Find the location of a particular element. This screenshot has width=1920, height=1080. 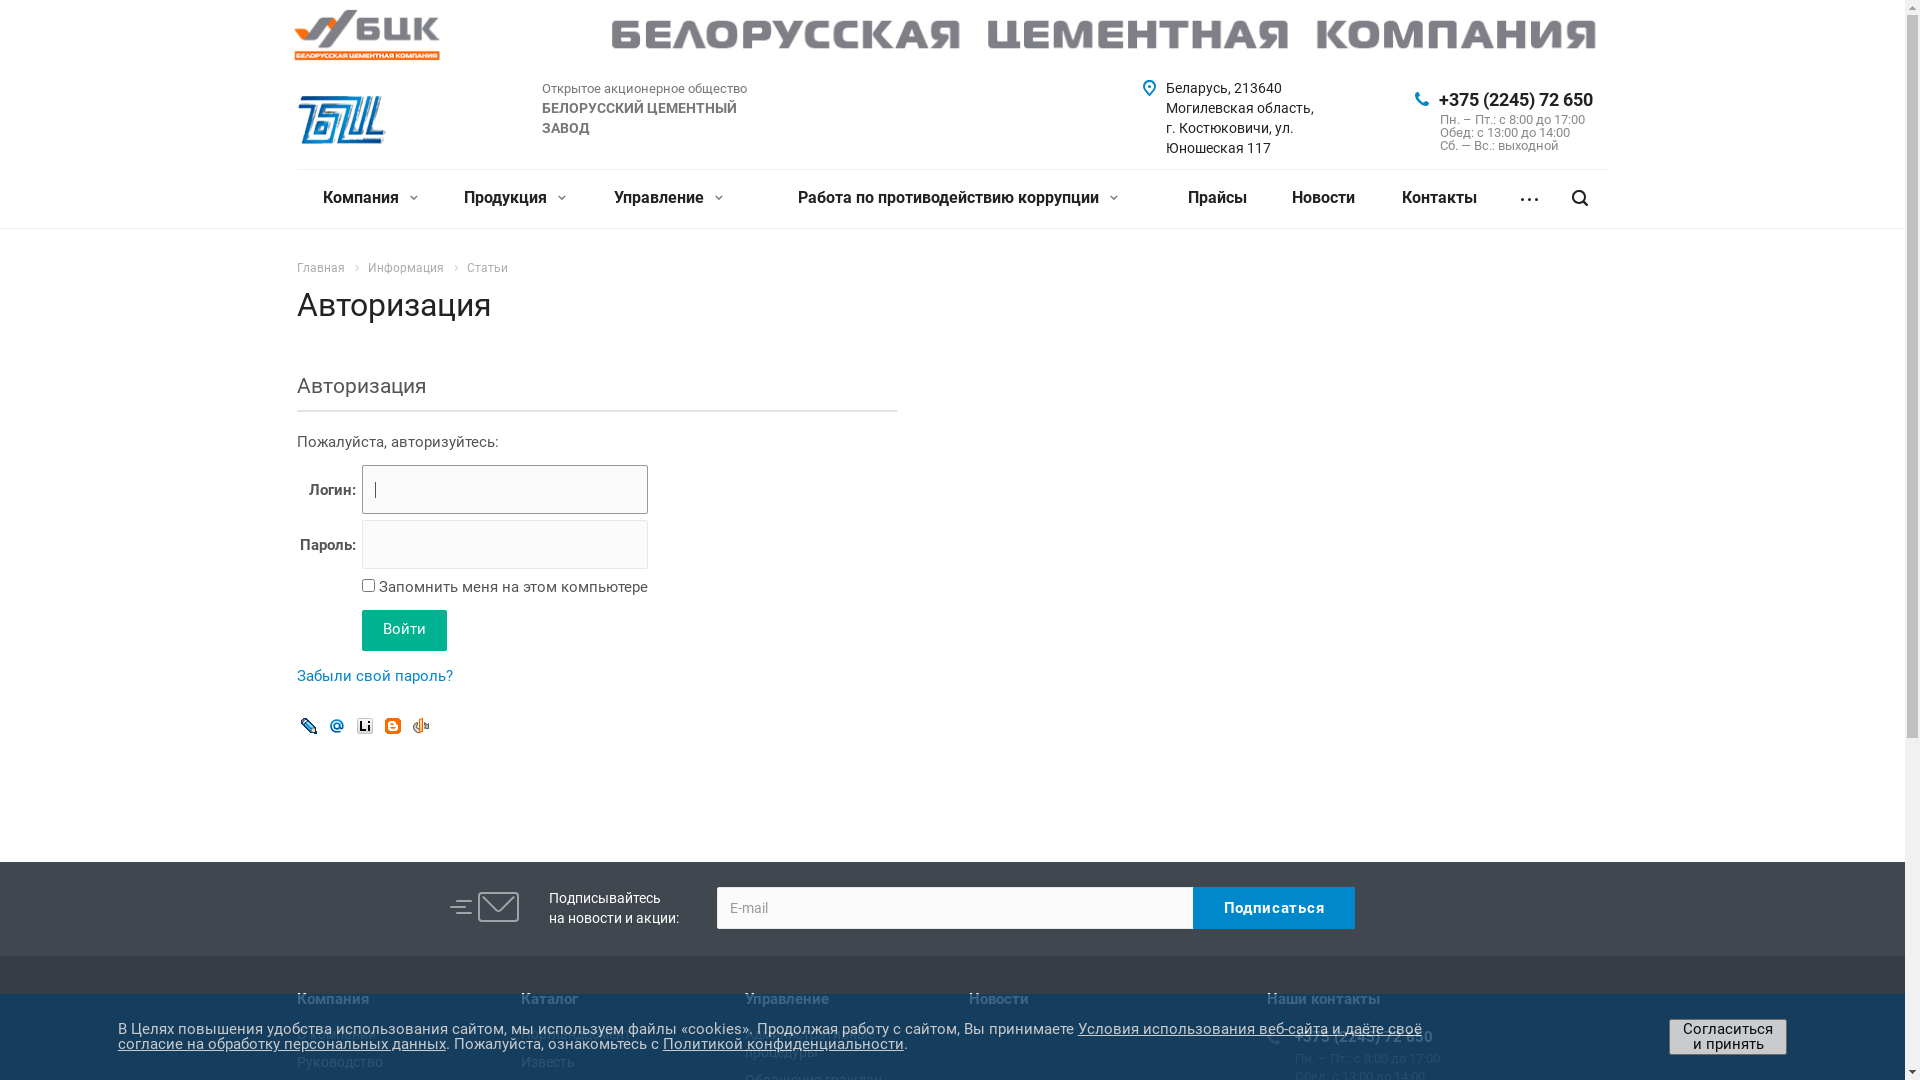

'Mail.Ru OpenID' is located at coordinates (336, 725).